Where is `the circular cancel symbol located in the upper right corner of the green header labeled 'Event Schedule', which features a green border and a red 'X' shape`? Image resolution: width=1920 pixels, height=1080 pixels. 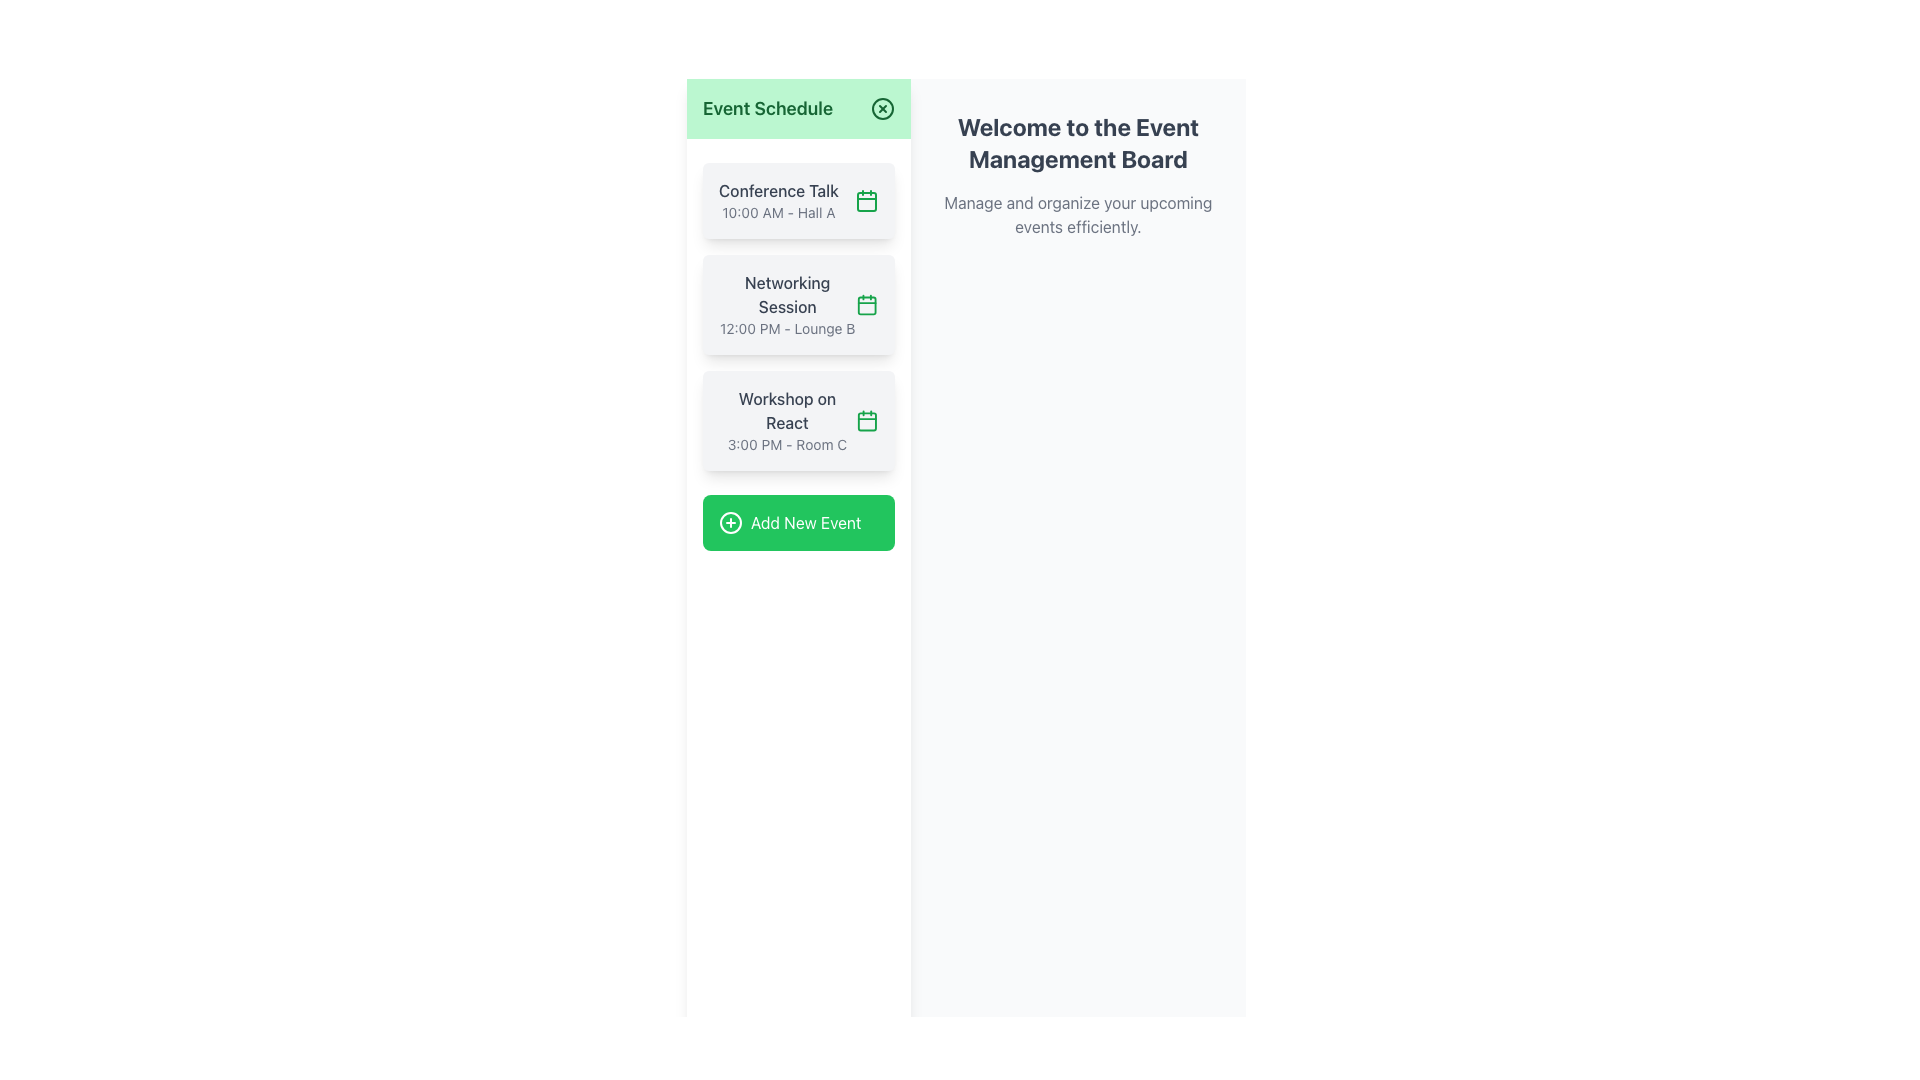 the circular cancel symbol located in the upper right corner of the green header labeled 'Event Schedule', which features a green border and a red 'X' shape is located at coordinates (881, 108).